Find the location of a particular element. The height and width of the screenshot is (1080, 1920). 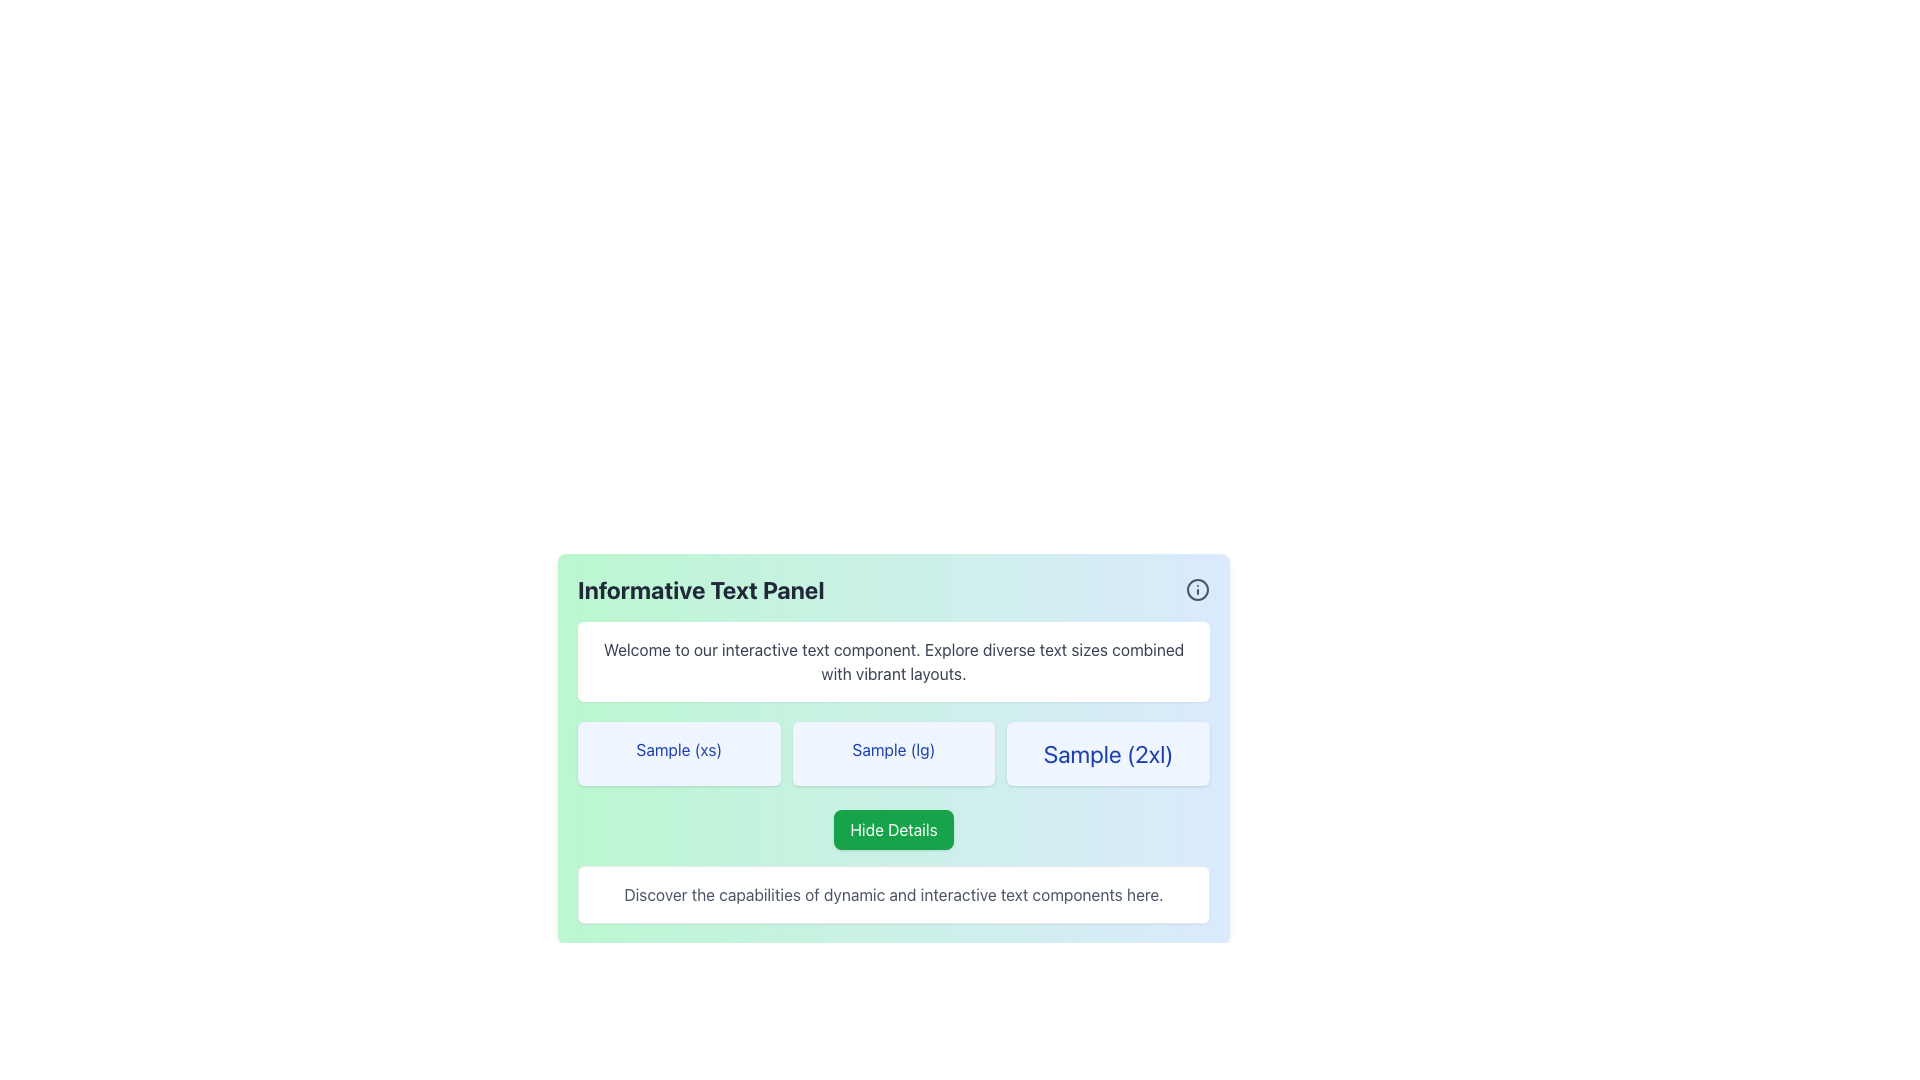

the 'Sample (lg)' button, which is a rectangular button with a light blue background and bold blue text, located centrally between 'Sample (xs)' and 'Sample (2xl)' is located at coordinates (892, 753).